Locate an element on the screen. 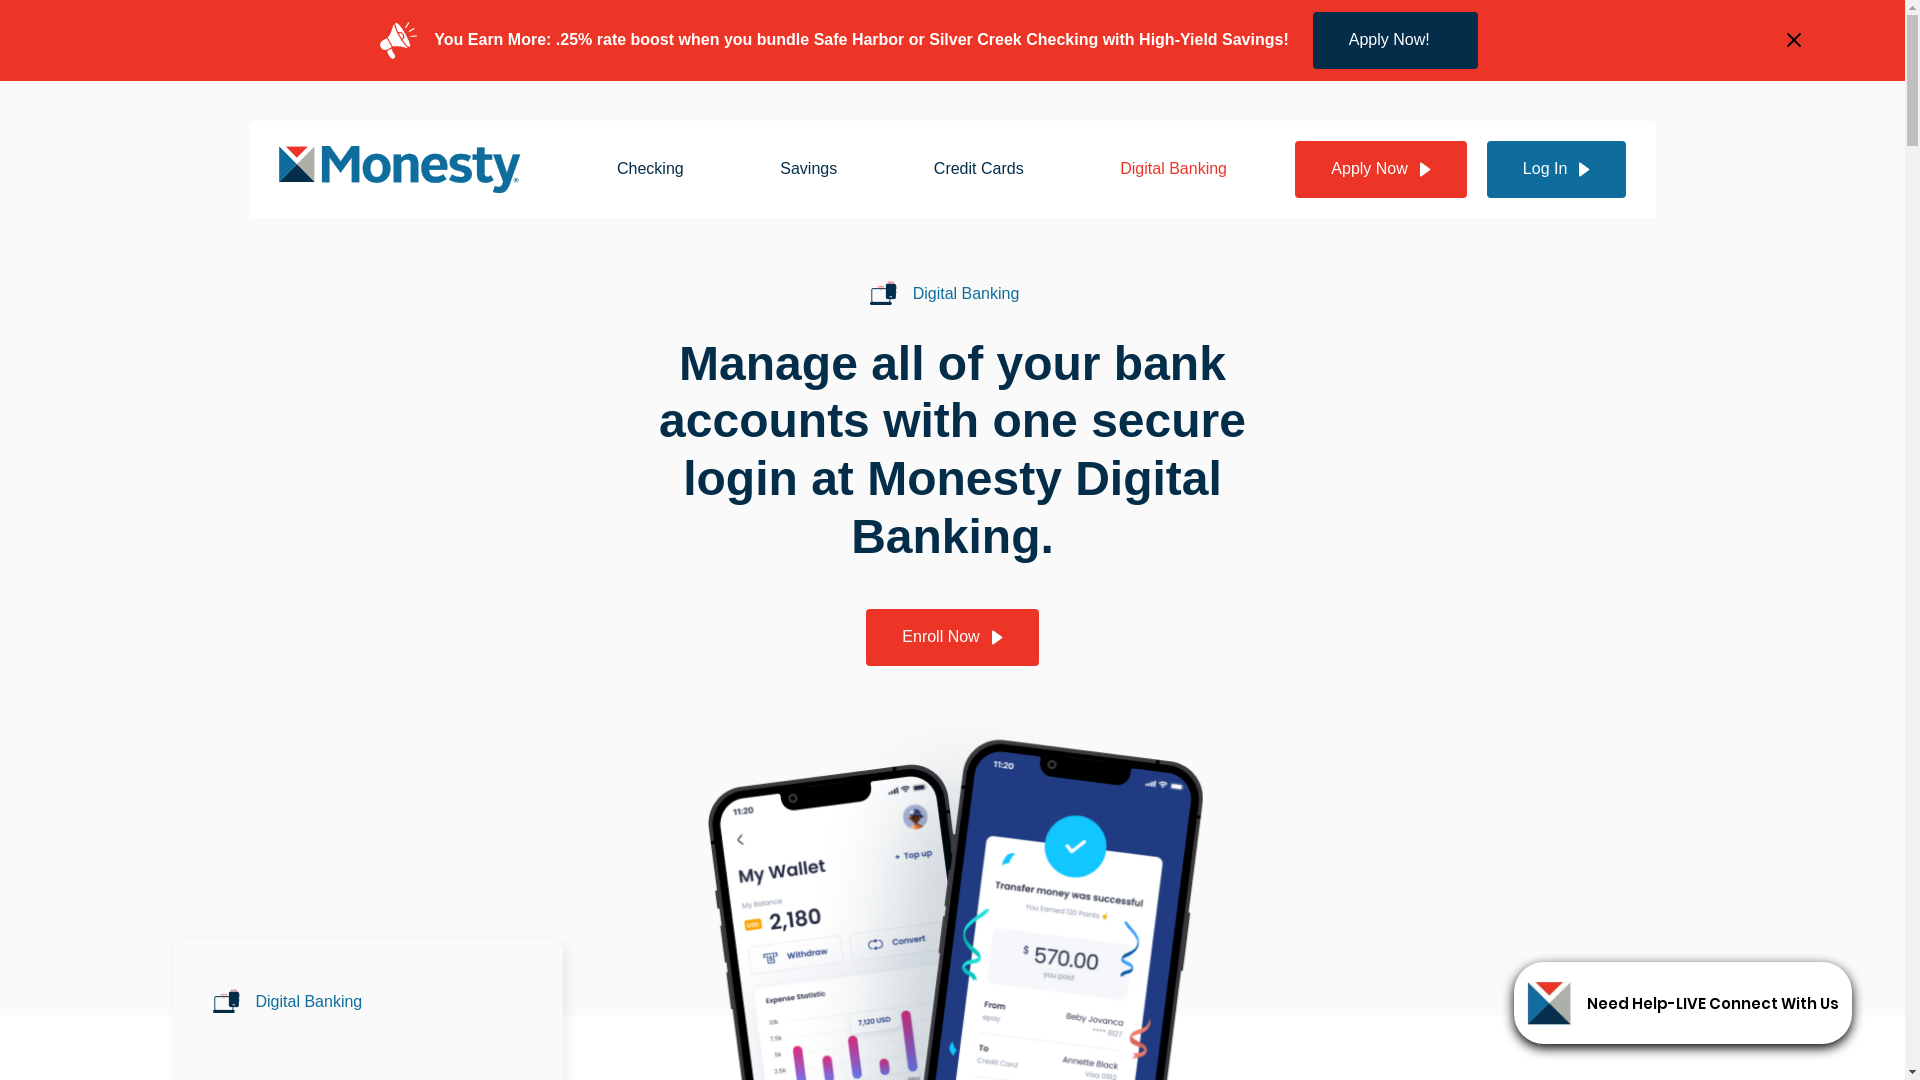 Image resolution: width=1920 pixels, height=1080 pixels. 'Log In' is located at coordinates (1555, 168).